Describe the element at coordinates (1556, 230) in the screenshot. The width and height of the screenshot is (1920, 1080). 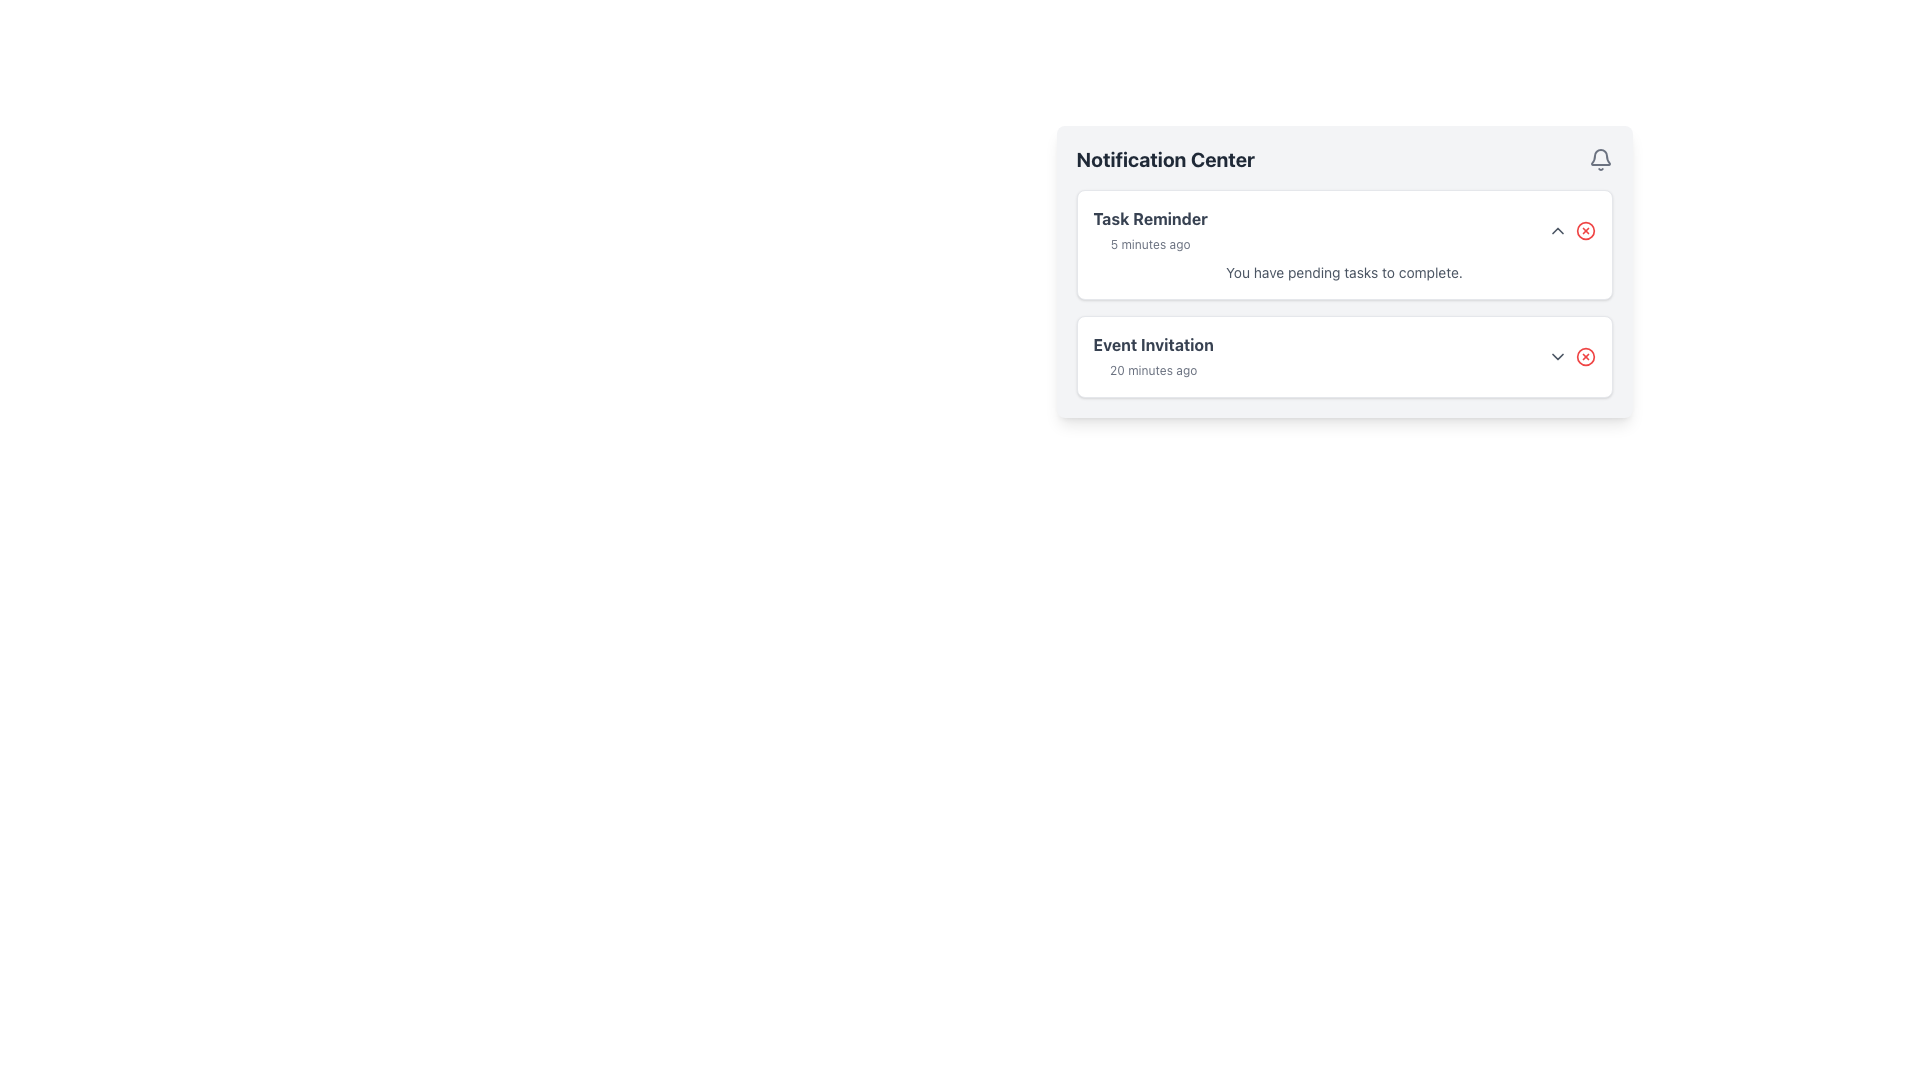
I see `the upward-pointing chevron arrow icon button located in the top-right corner of the 'Task Reminder' notification block` at that location.